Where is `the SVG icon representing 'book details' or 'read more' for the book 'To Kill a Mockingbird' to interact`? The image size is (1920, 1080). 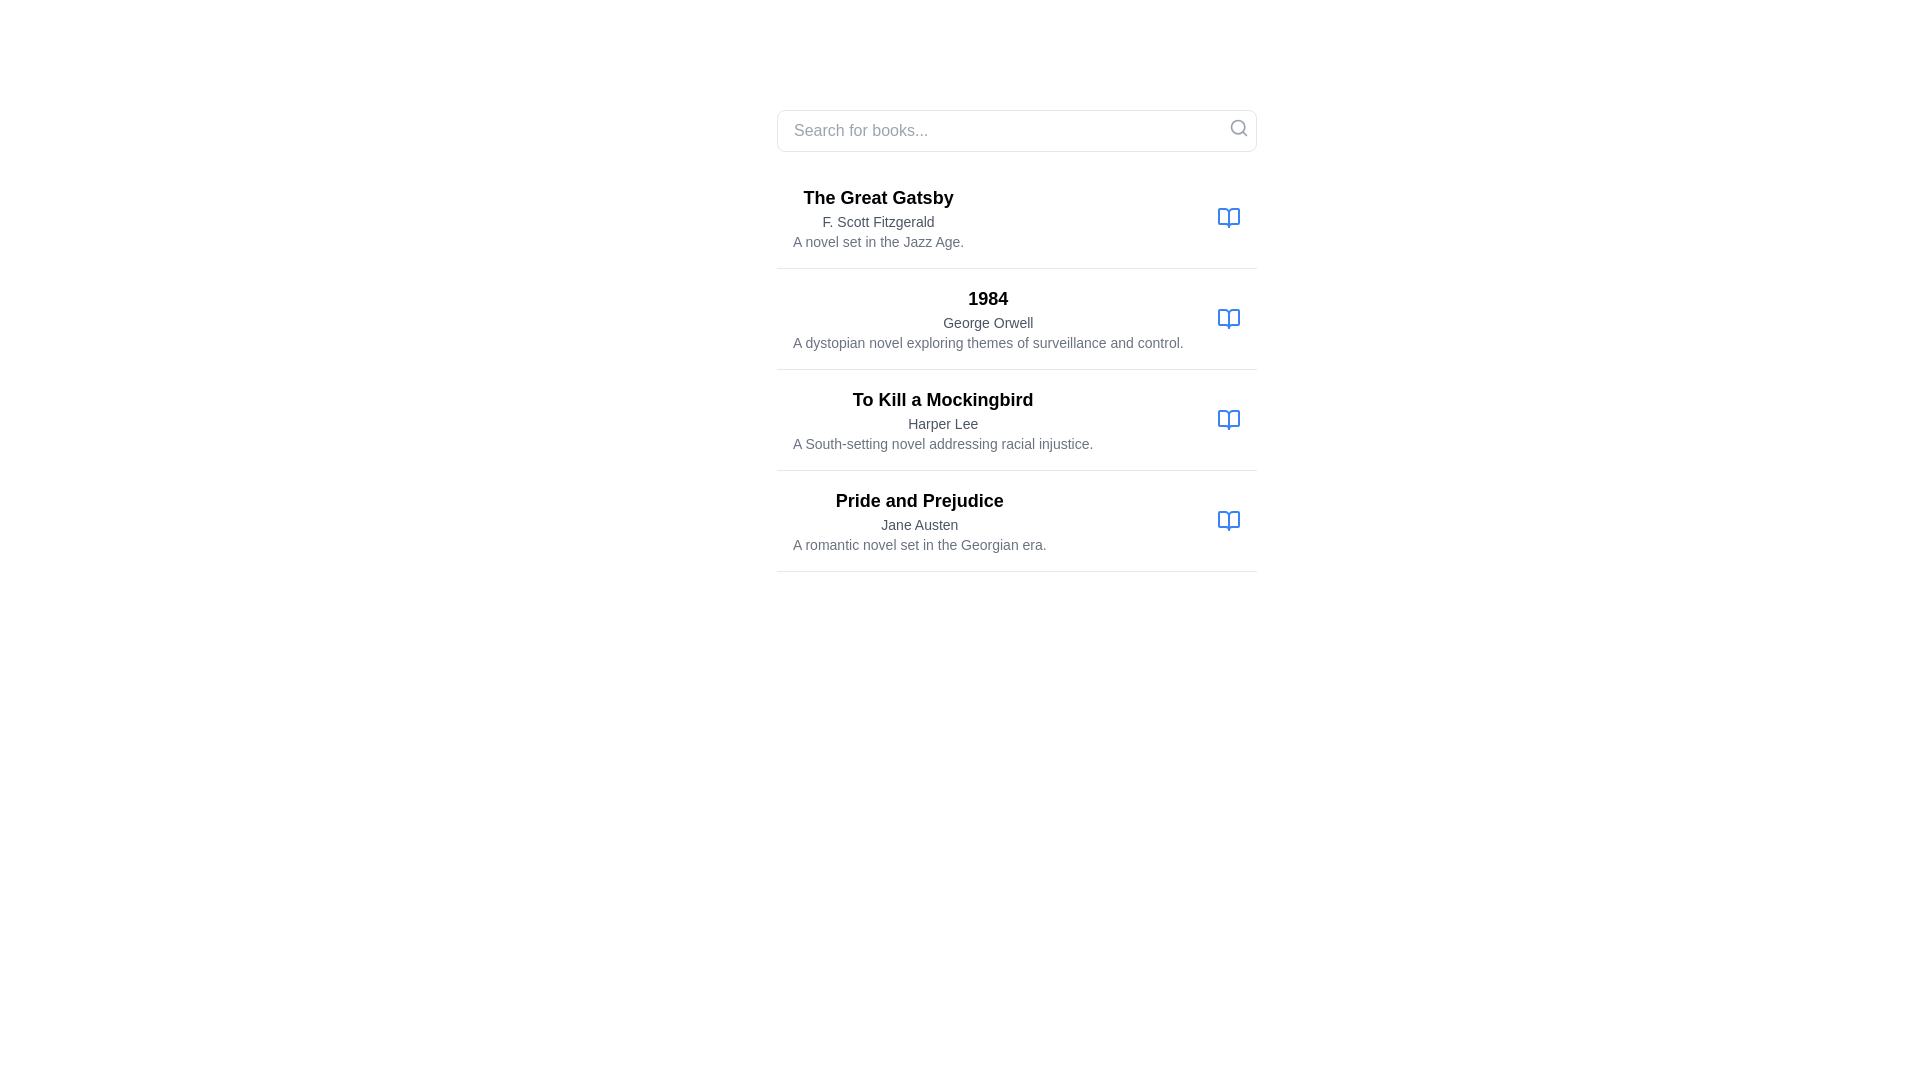 the SVG icon representing 'book details' or 'read more' for the book 'To Kill a Mockingbird' to interact is located at coordinates (1227, 419).